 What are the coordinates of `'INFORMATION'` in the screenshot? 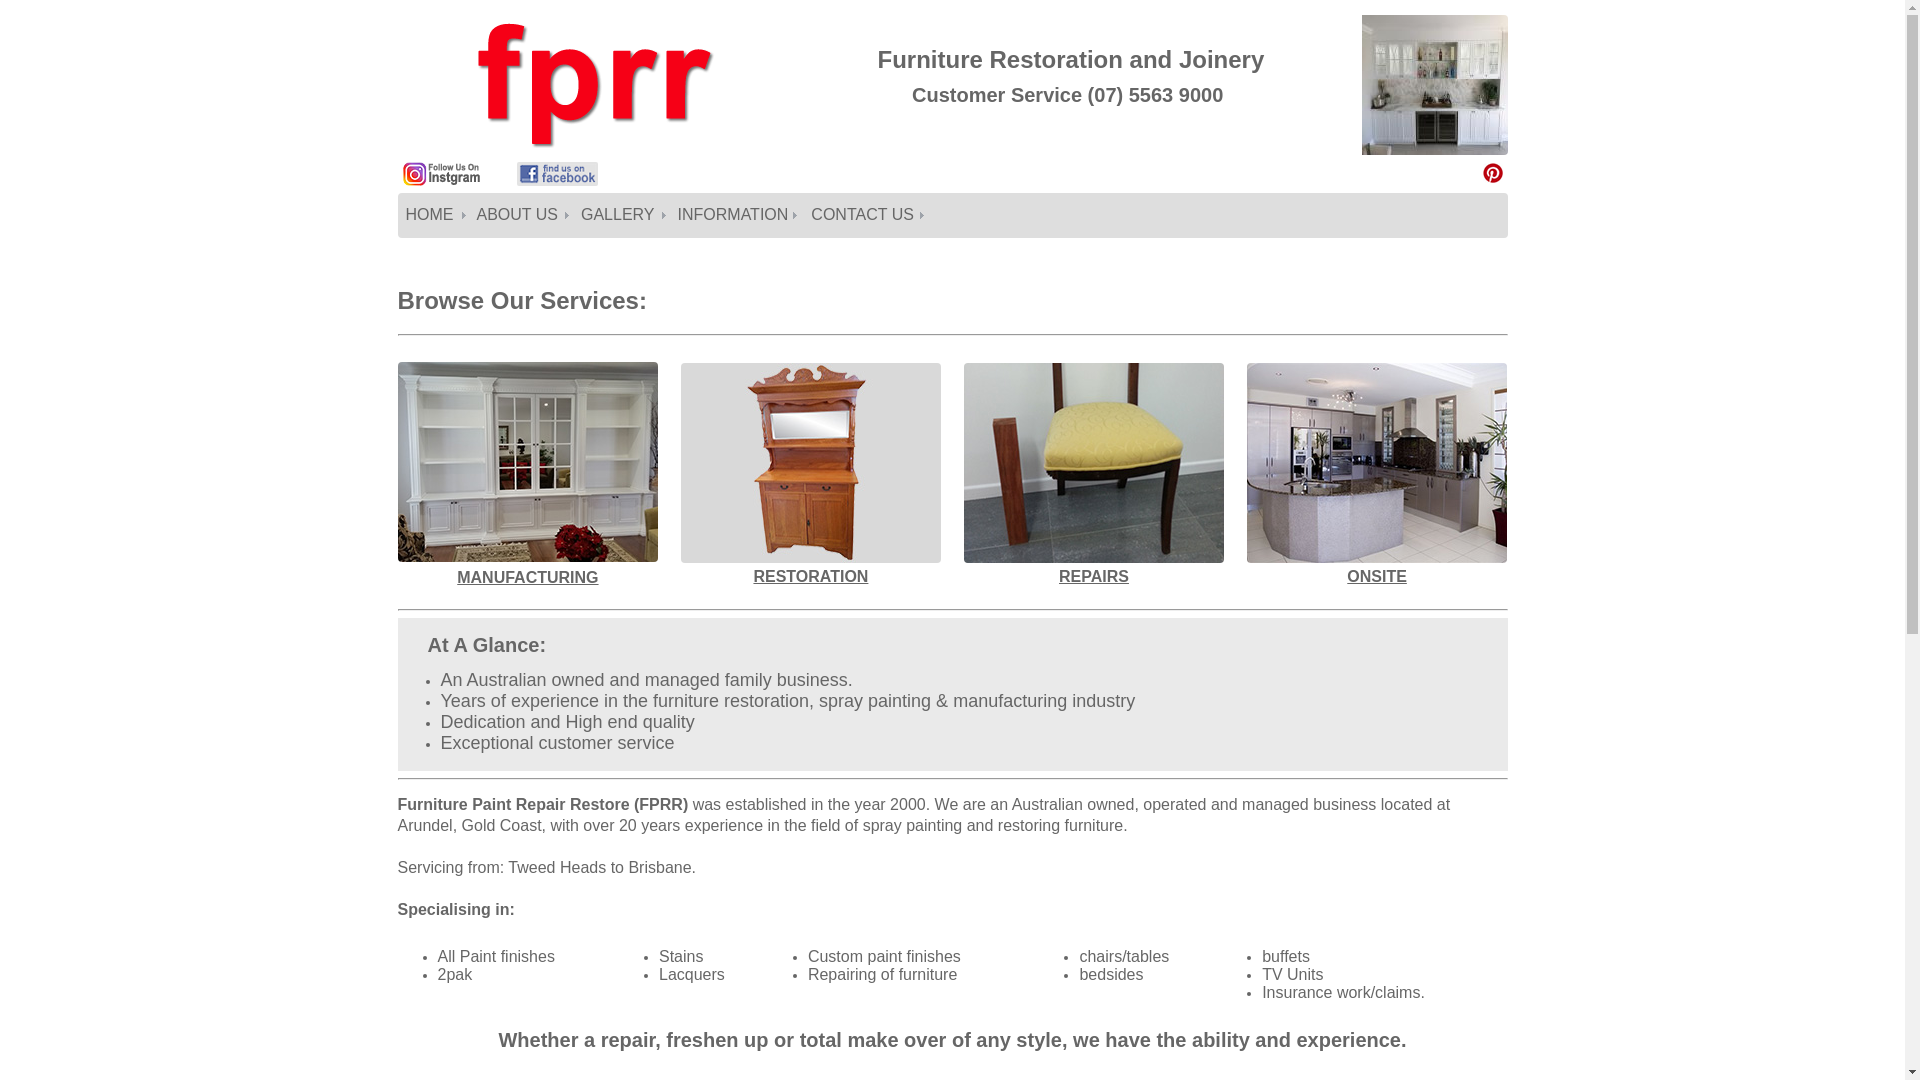 It's located at (736, 215).